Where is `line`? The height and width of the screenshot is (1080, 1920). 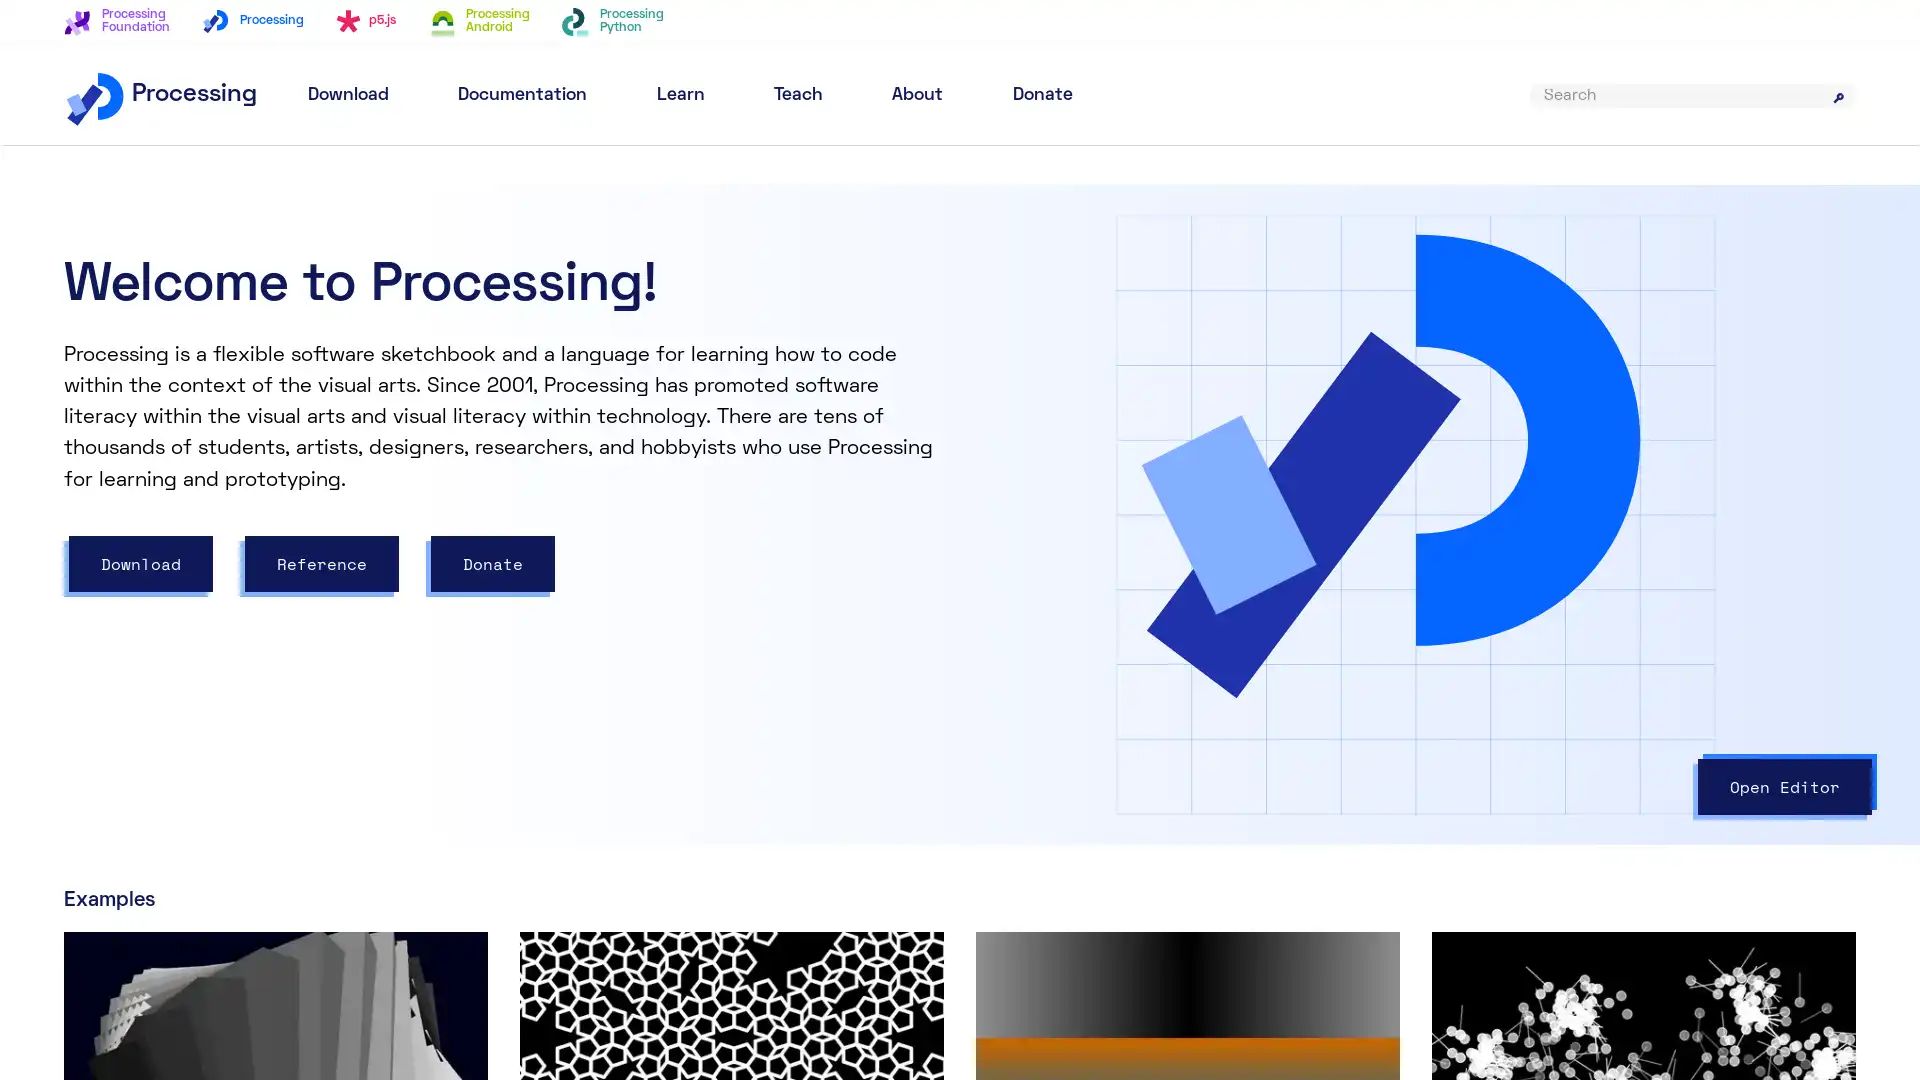 line is located at coordinates (1036, 616).